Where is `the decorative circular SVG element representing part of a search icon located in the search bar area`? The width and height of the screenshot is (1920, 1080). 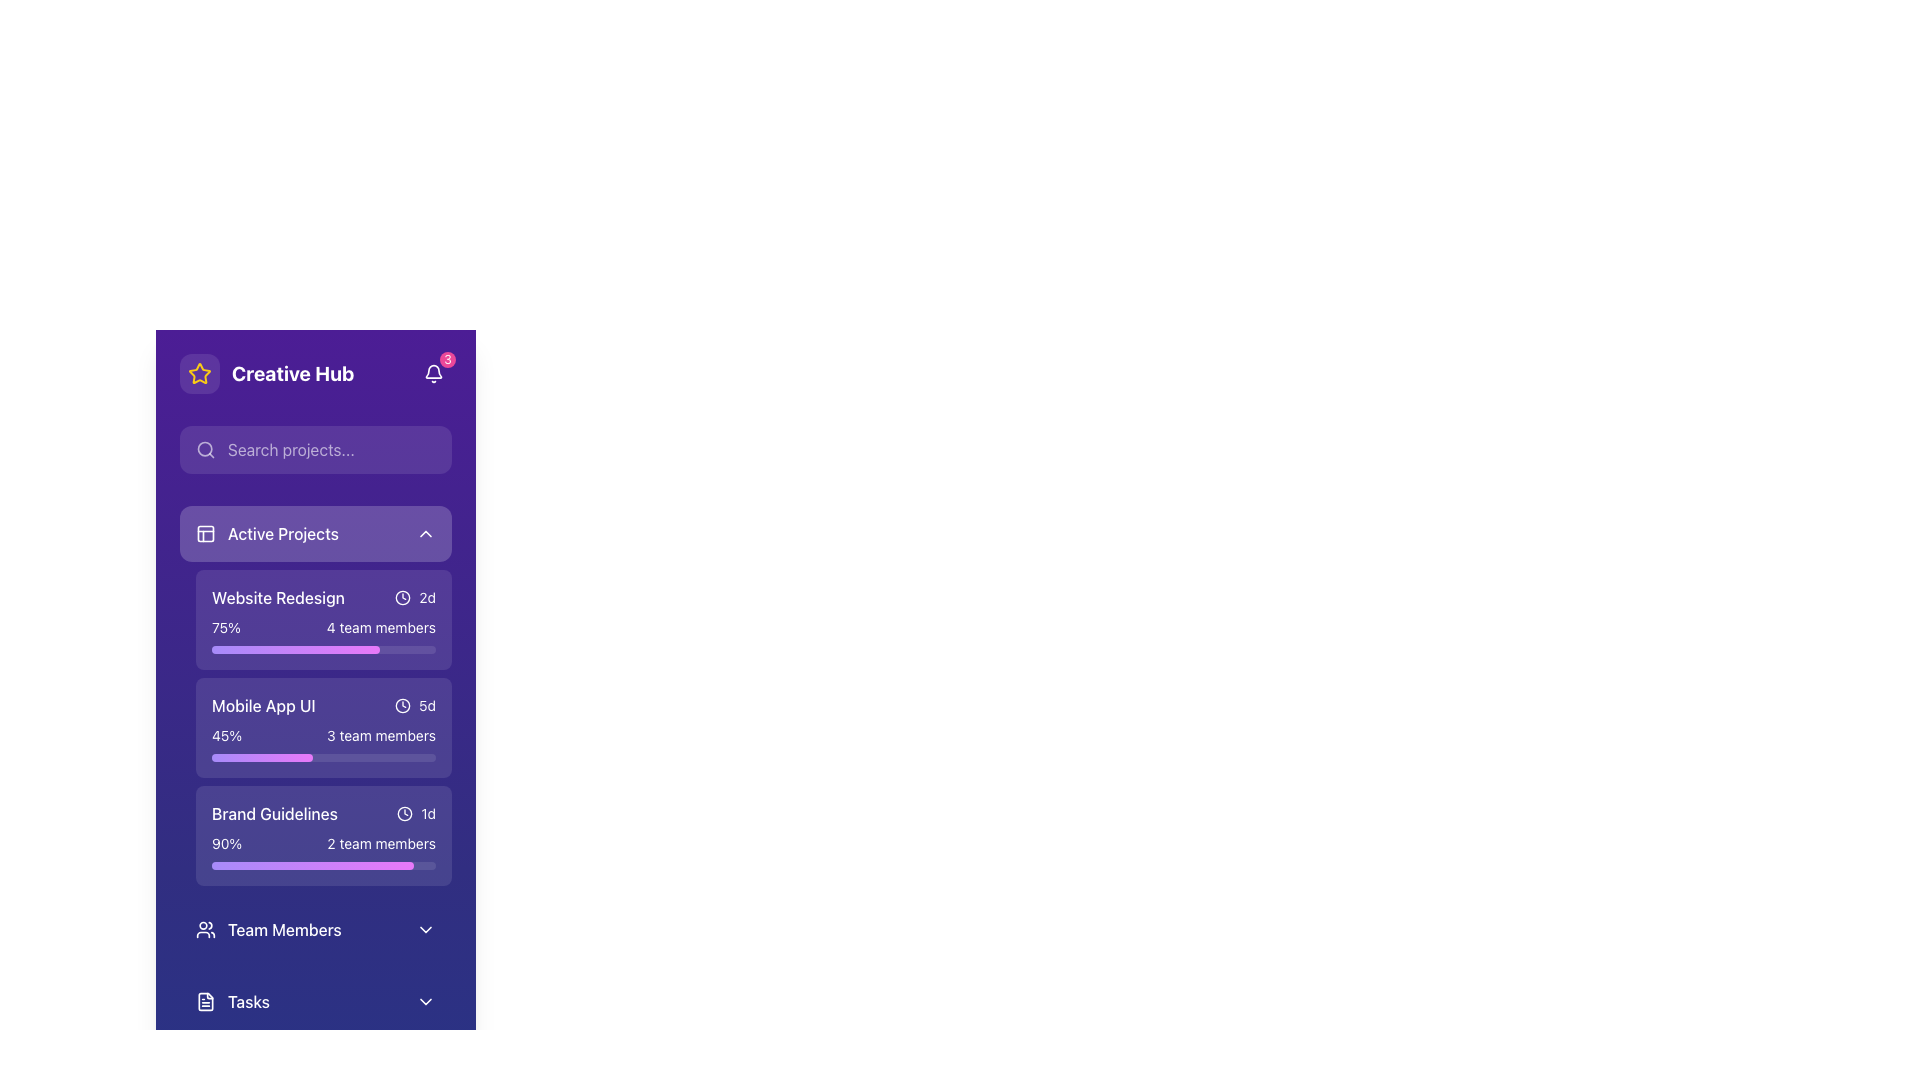
the decorative circular SVG element representing part of a search icon located in the search bar area is located at coordinates (205, 448).